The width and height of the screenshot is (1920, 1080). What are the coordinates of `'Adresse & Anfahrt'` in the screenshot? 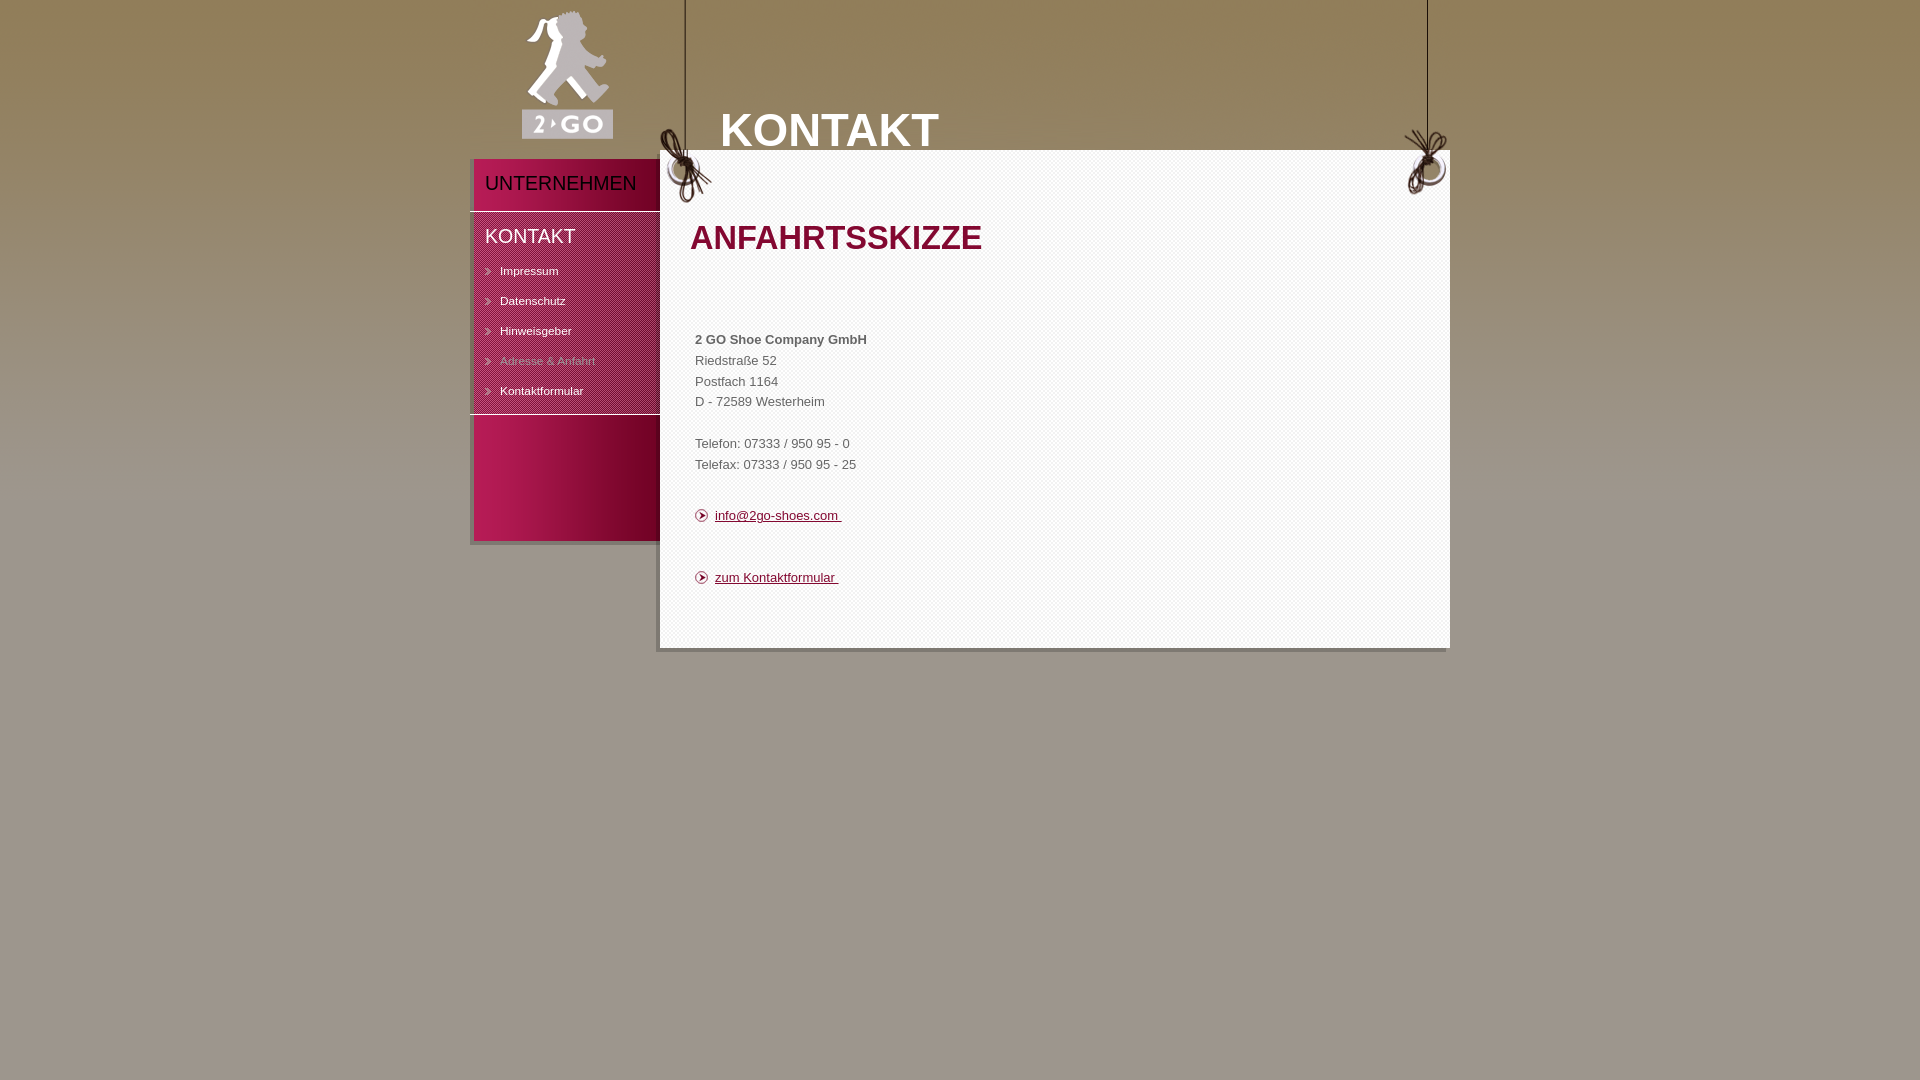 It's located at (469, 369).